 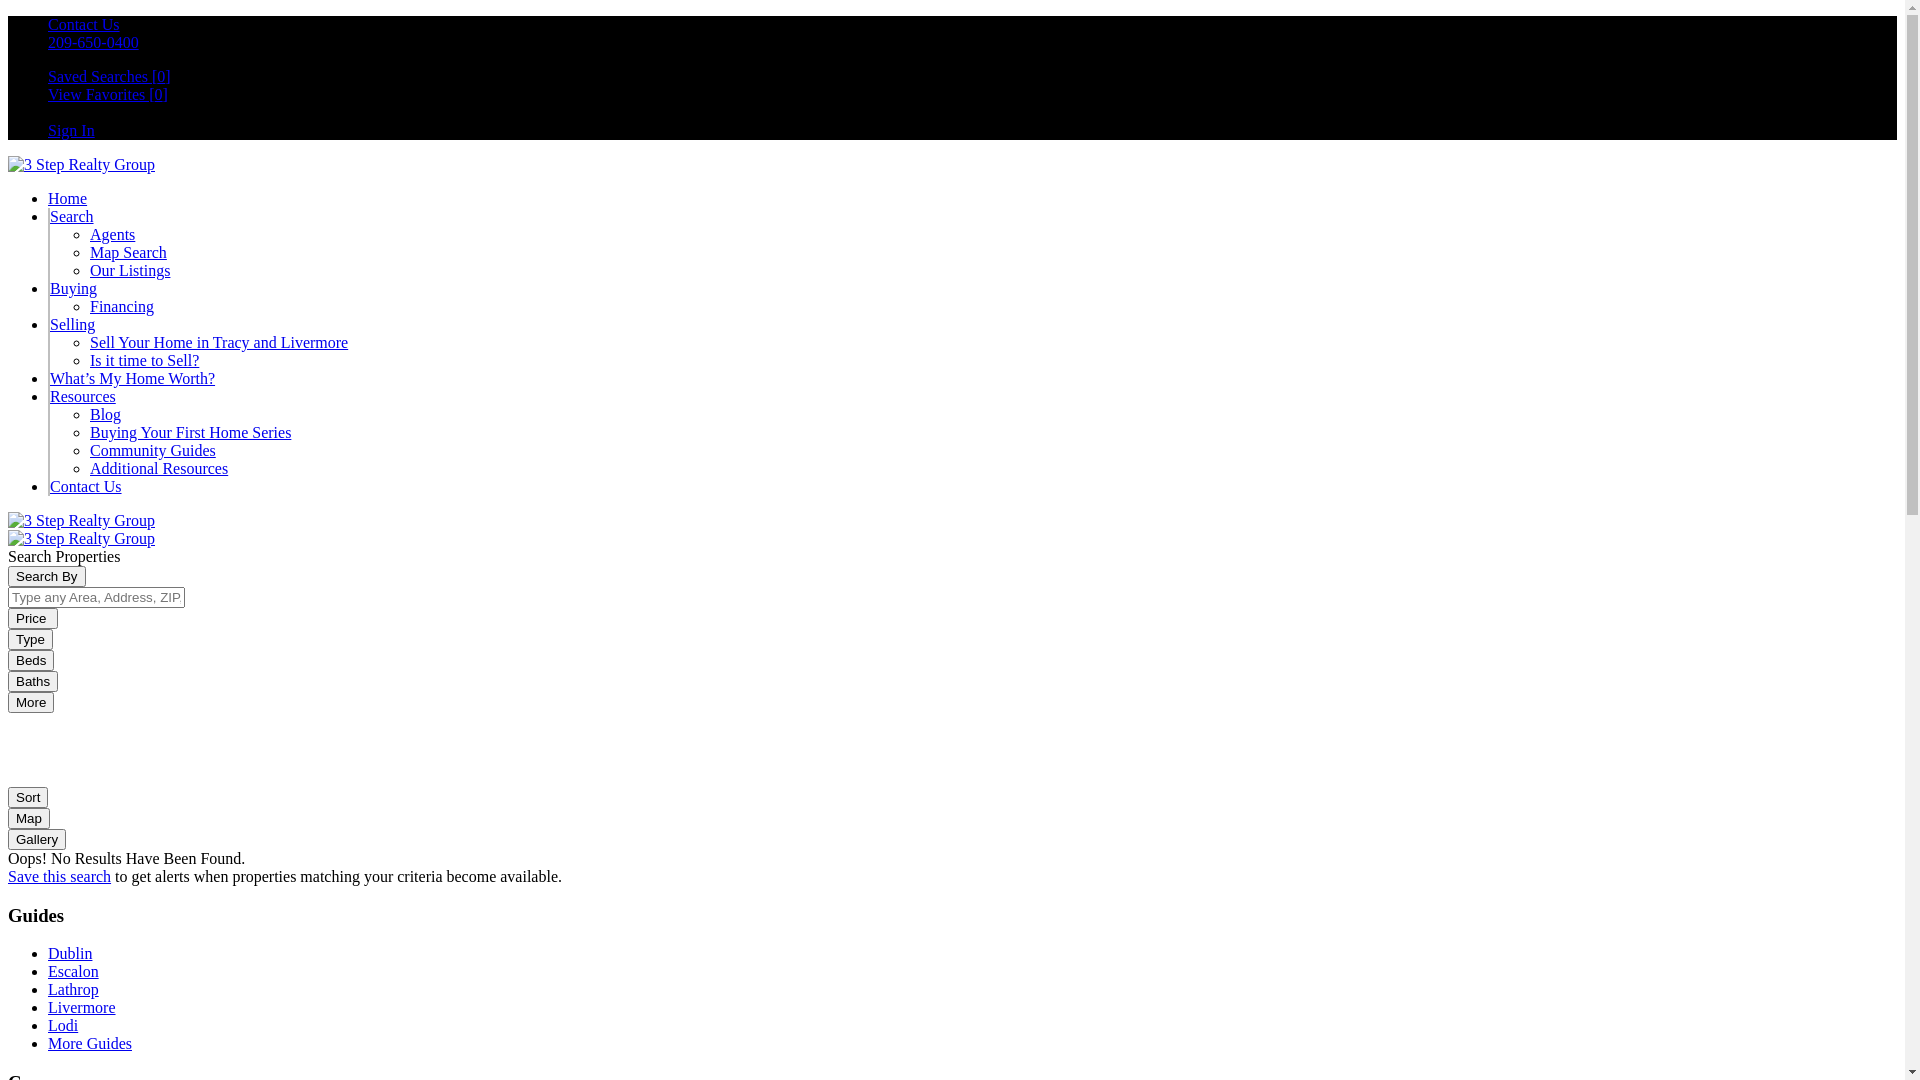 I want to click on 'Map Search', so click(x=127, y=251).